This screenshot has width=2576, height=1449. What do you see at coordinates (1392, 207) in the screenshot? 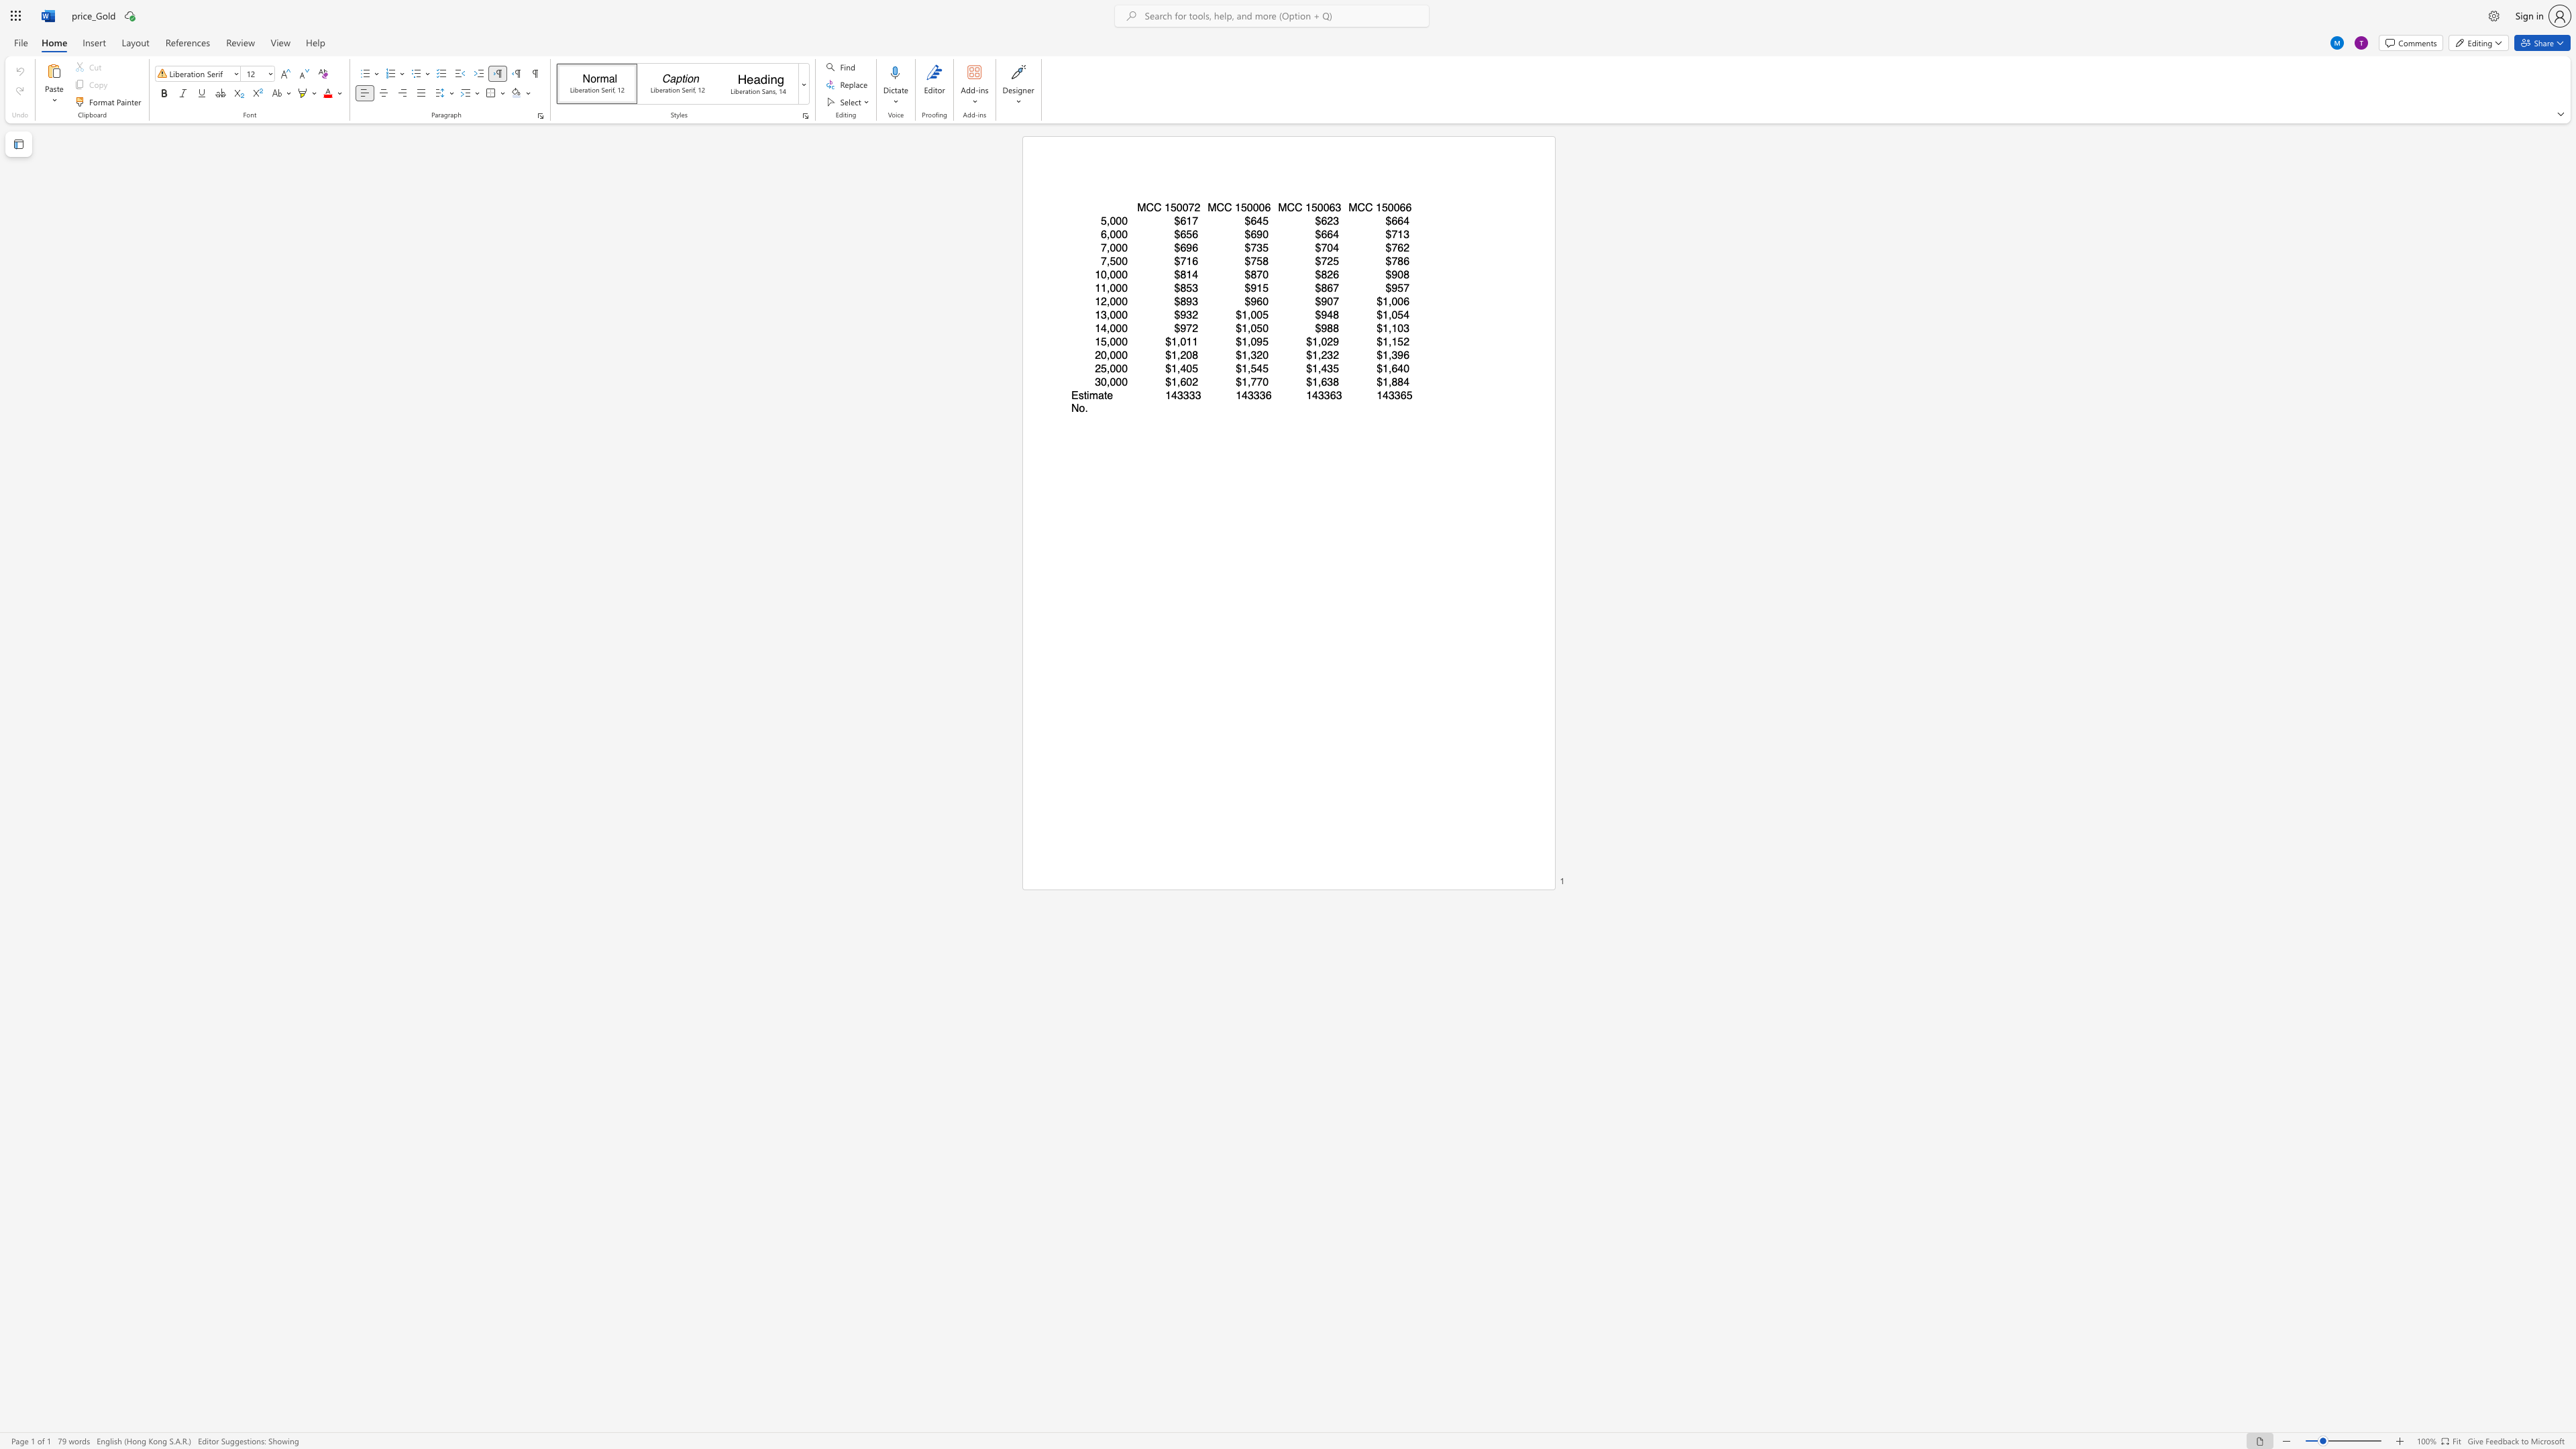
I see `the subset text "06" within the text "MCC 150066"` at bounding box center [1392, 207].